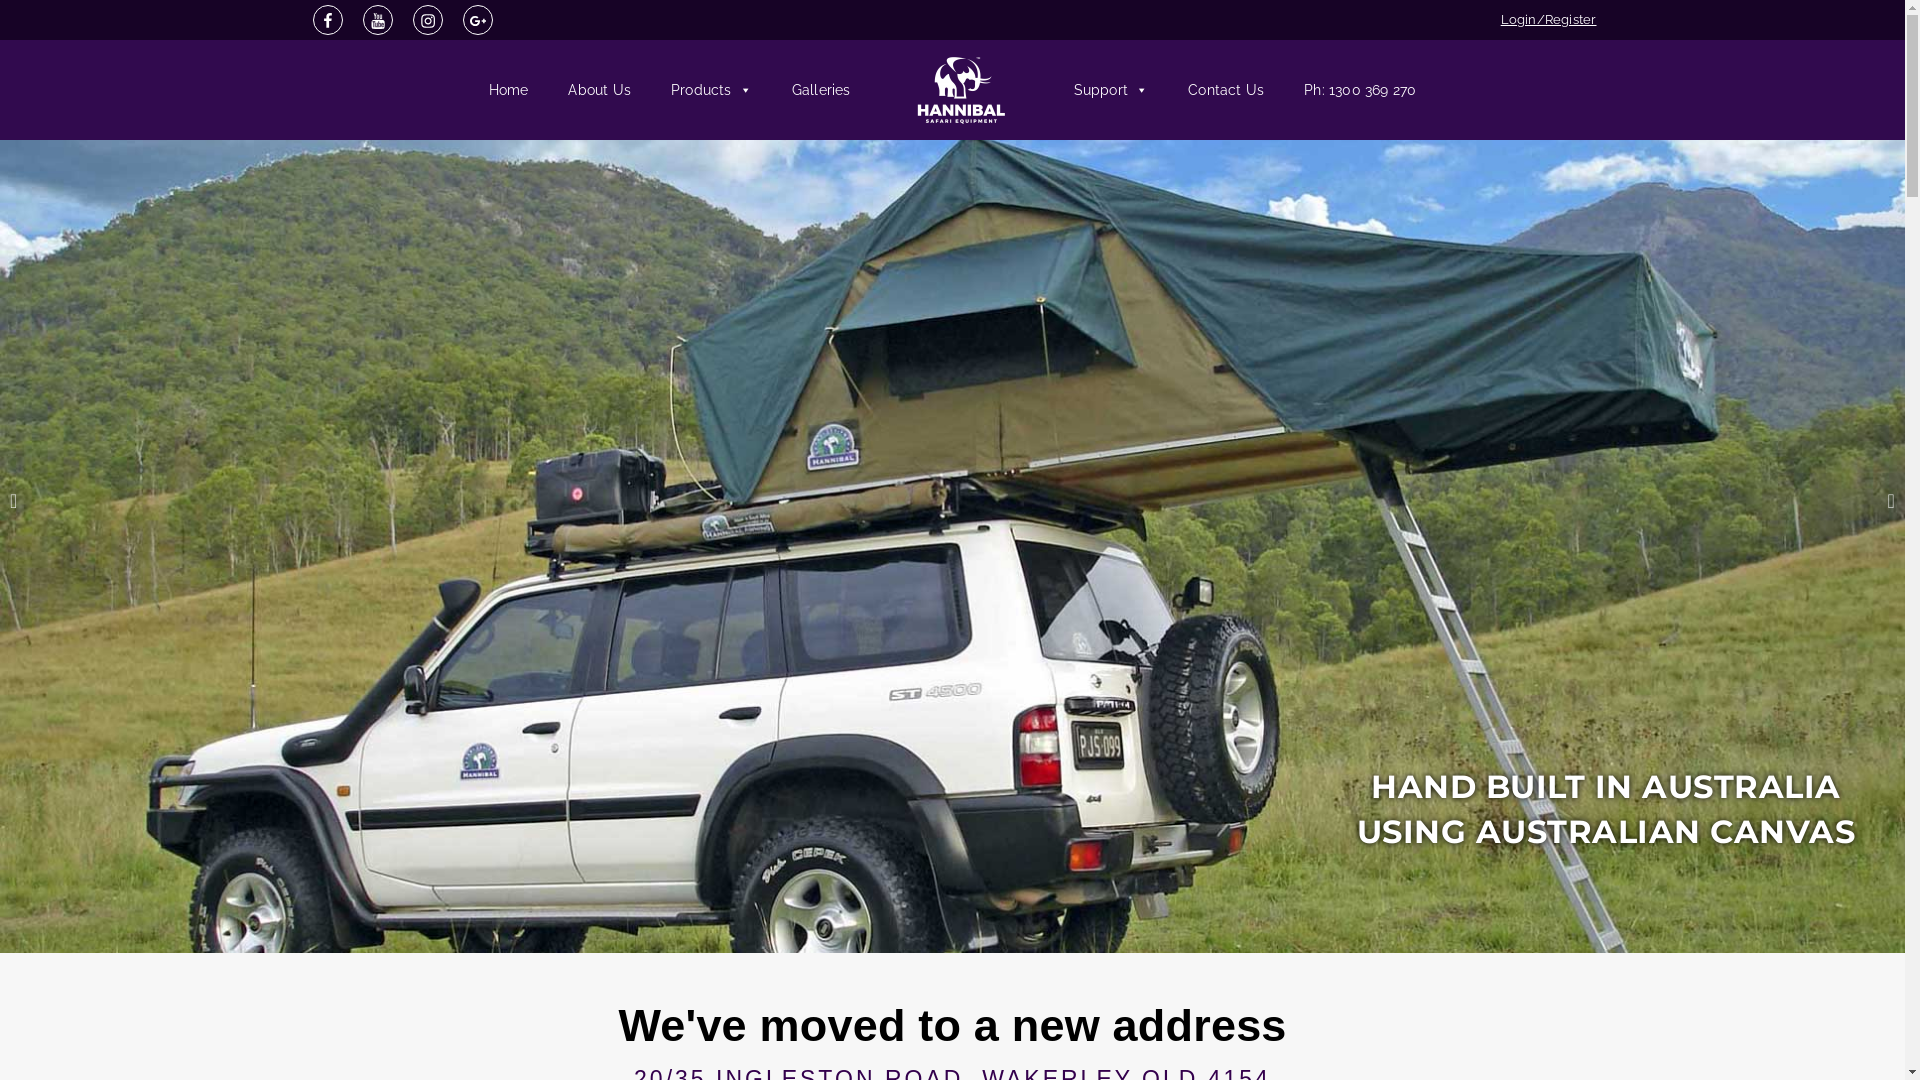  I want to click on 'Support', so click(1053, 88).